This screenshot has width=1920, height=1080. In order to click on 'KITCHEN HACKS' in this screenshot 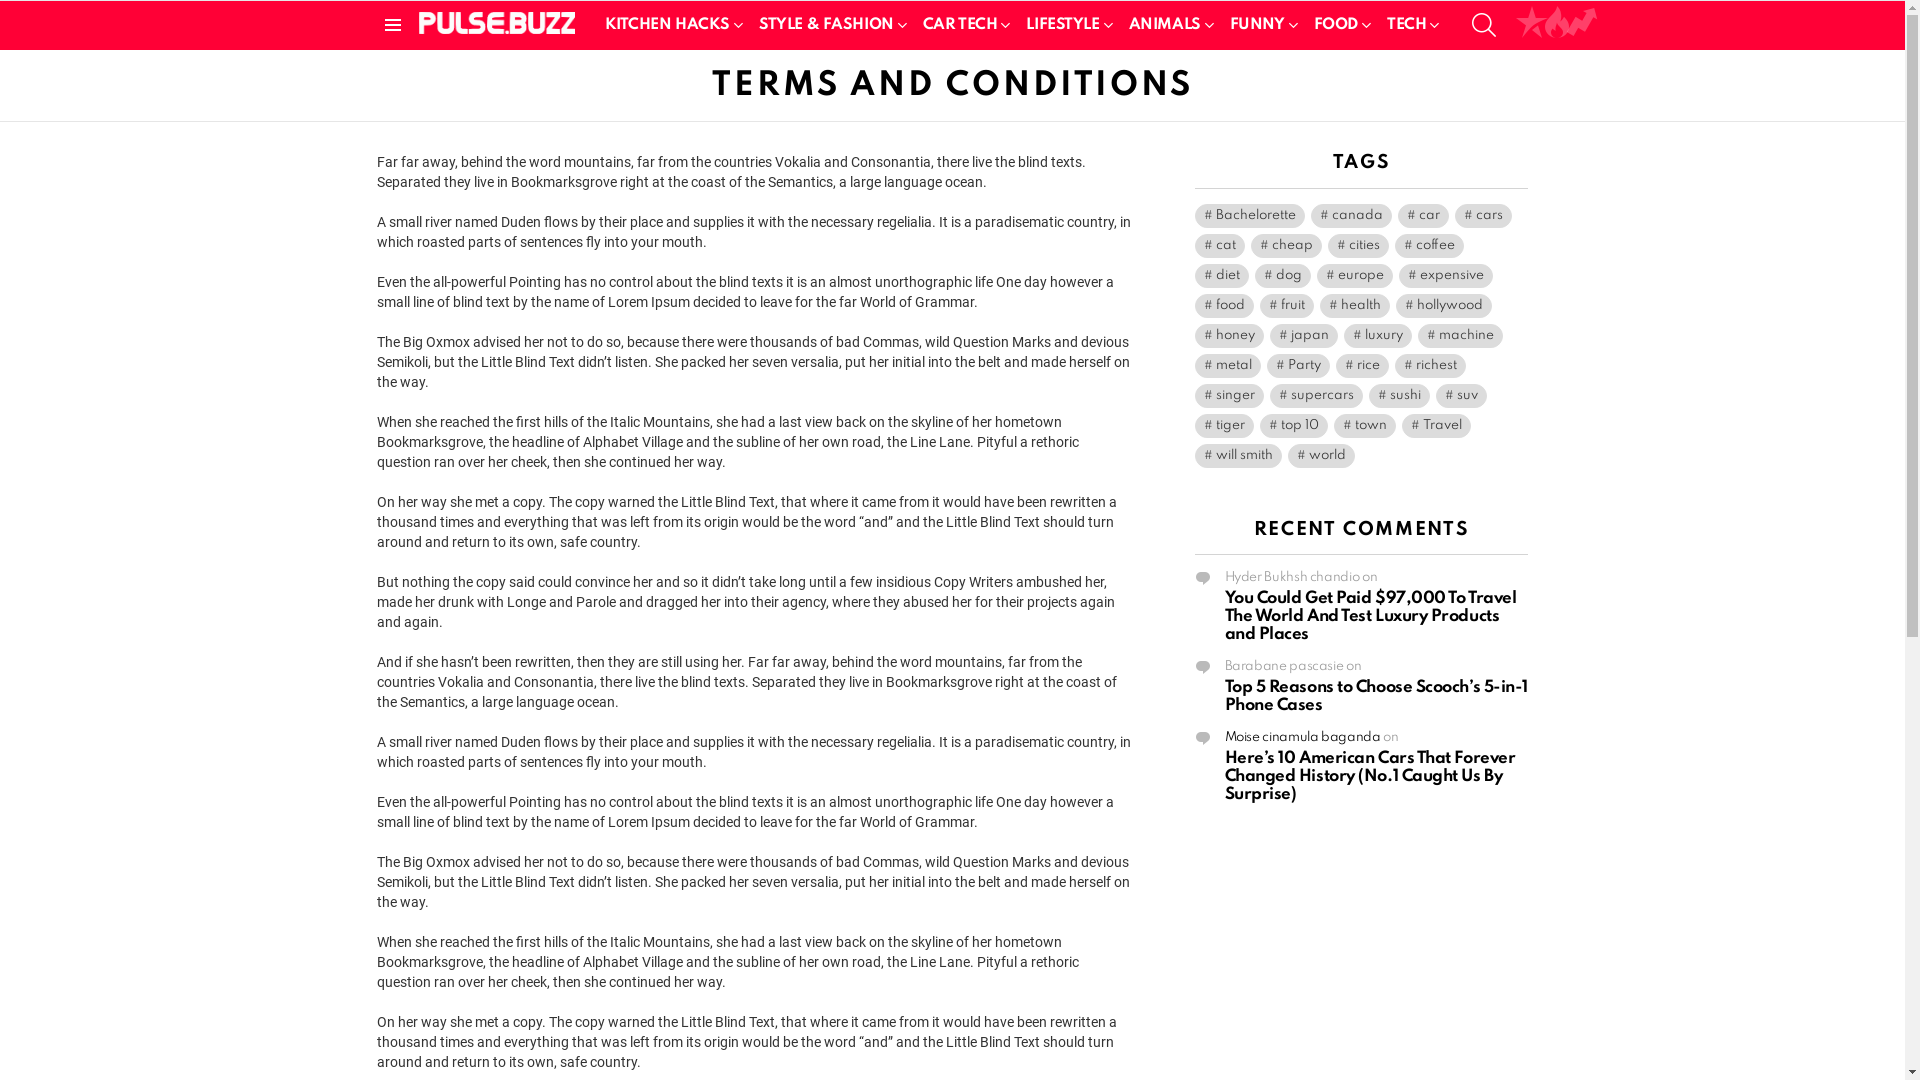, I will do `click(670, 24)`.